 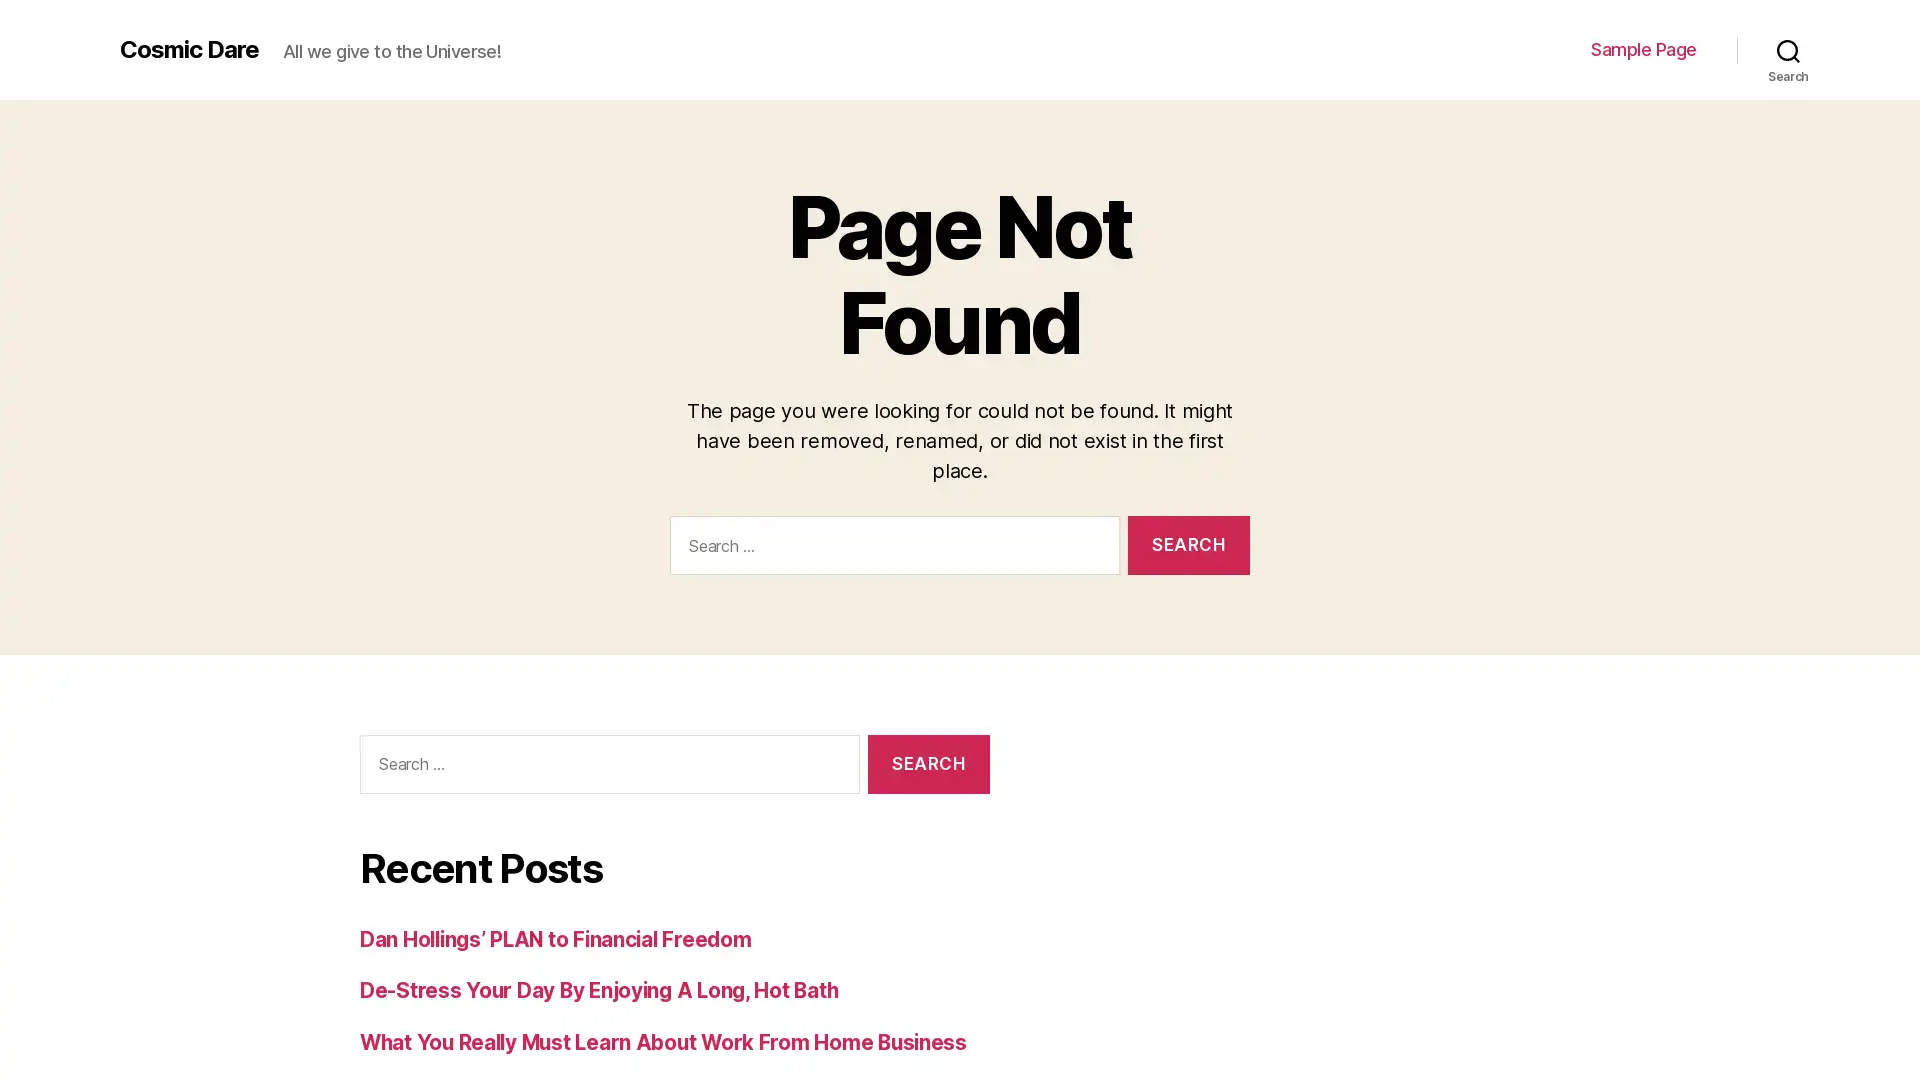 What do you see at coordinates (1188, 544) in the screenshot?
I see `Search` at bounding box center [1188, 544].